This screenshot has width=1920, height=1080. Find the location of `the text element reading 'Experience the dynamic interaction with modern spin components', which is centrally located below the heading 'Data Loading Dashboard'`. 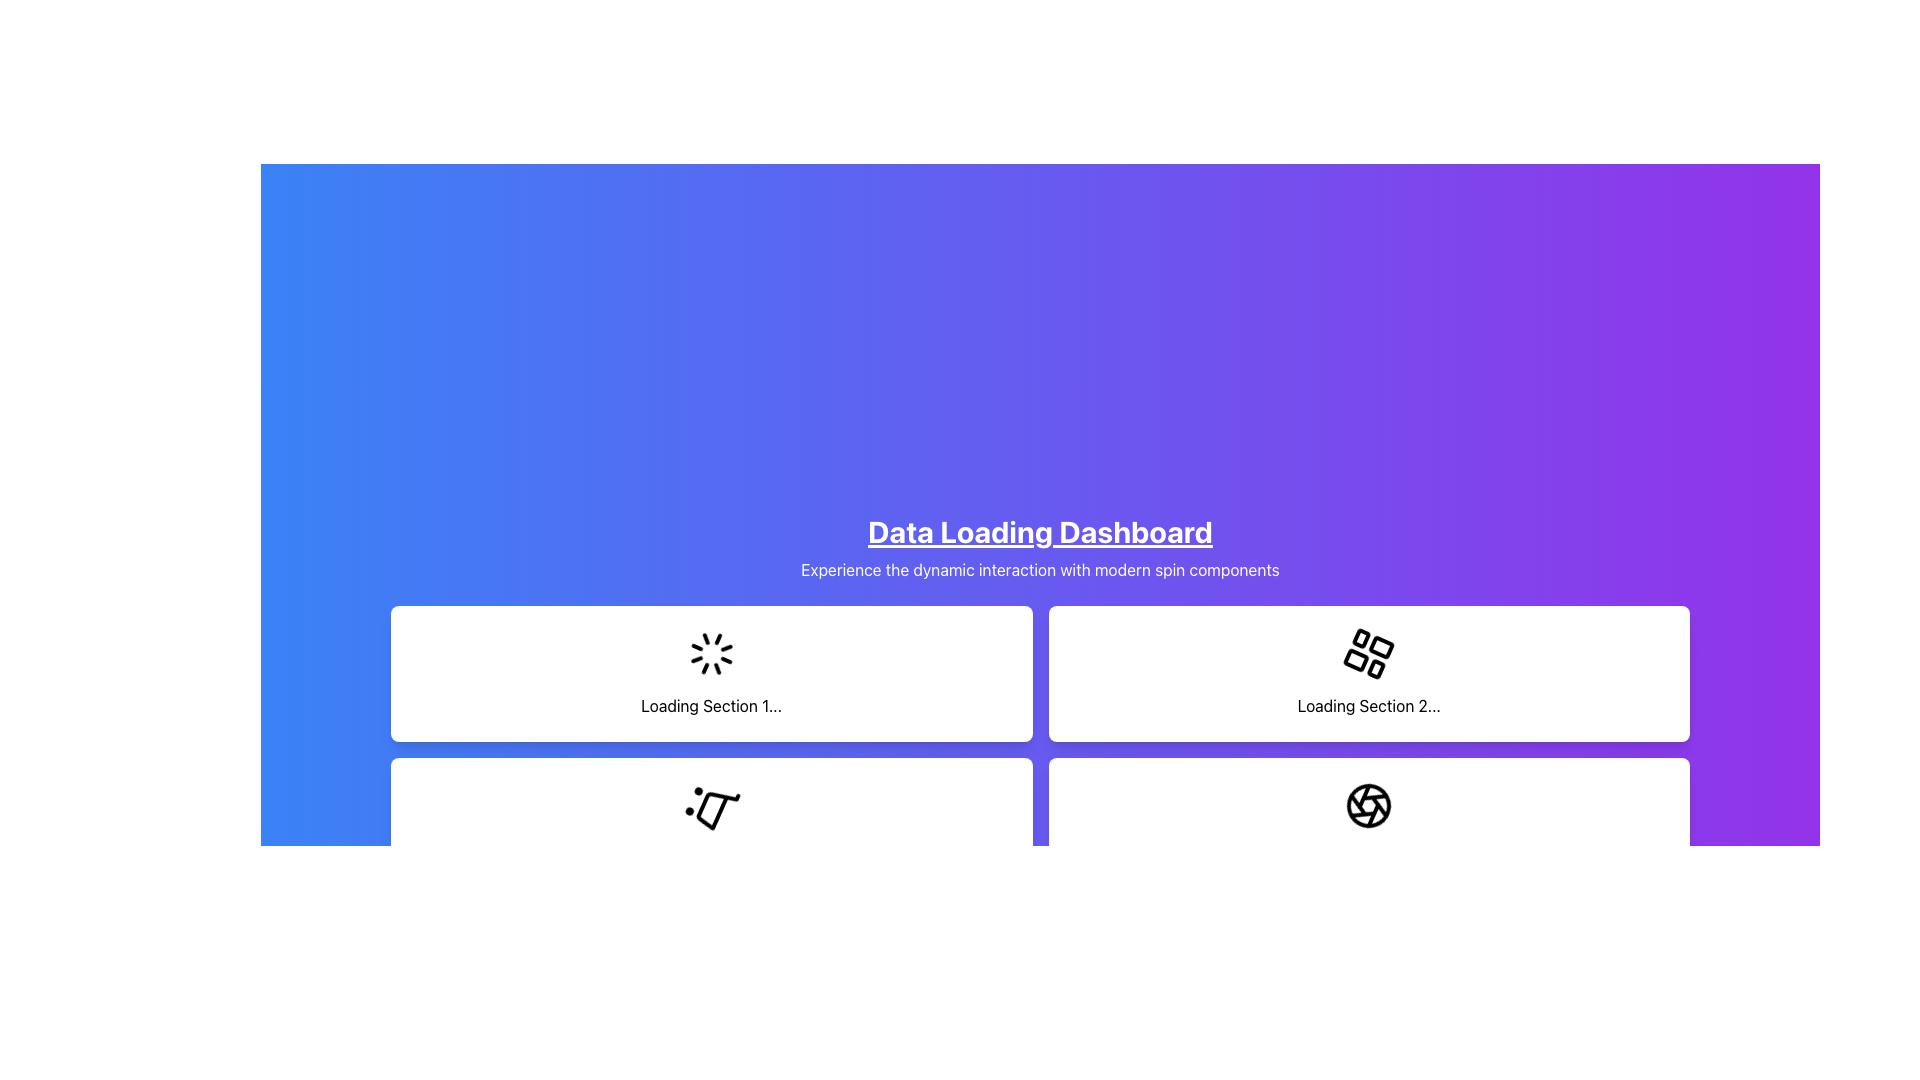

the text element reading 'Experience the dynamic interaction with modern spin components', which is centrally located below the heading 'Data Loading Dashboard' is located at coordinates (1040, 570).